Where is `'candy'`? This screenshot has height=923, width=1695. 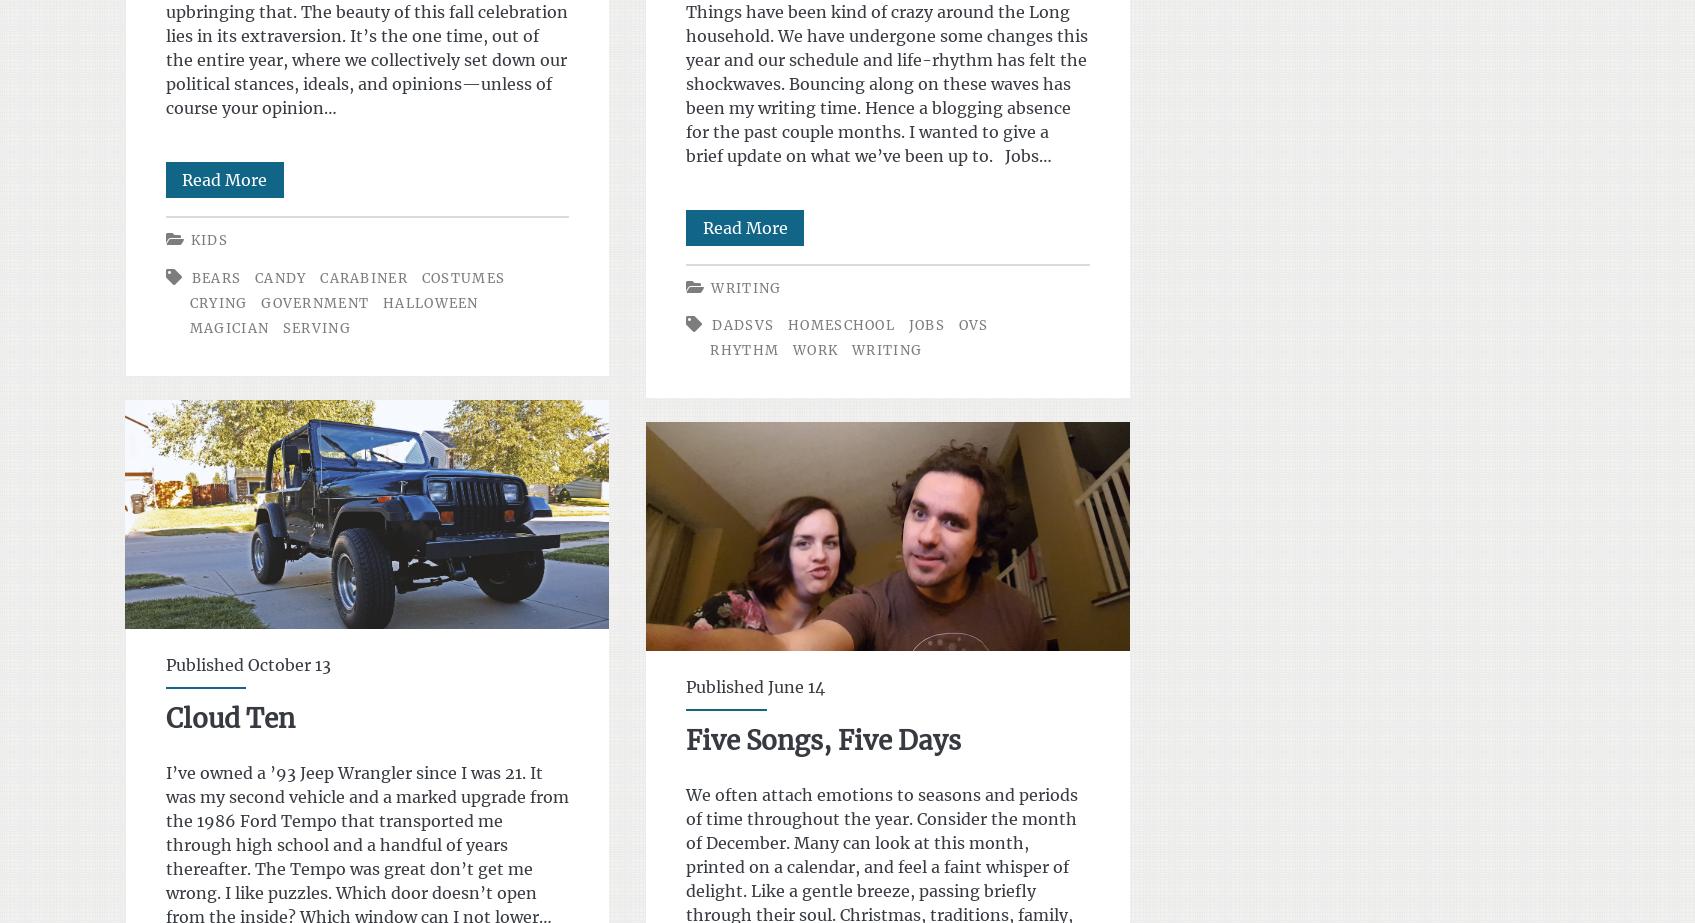 'candy' is located at coordinates (253, 277).